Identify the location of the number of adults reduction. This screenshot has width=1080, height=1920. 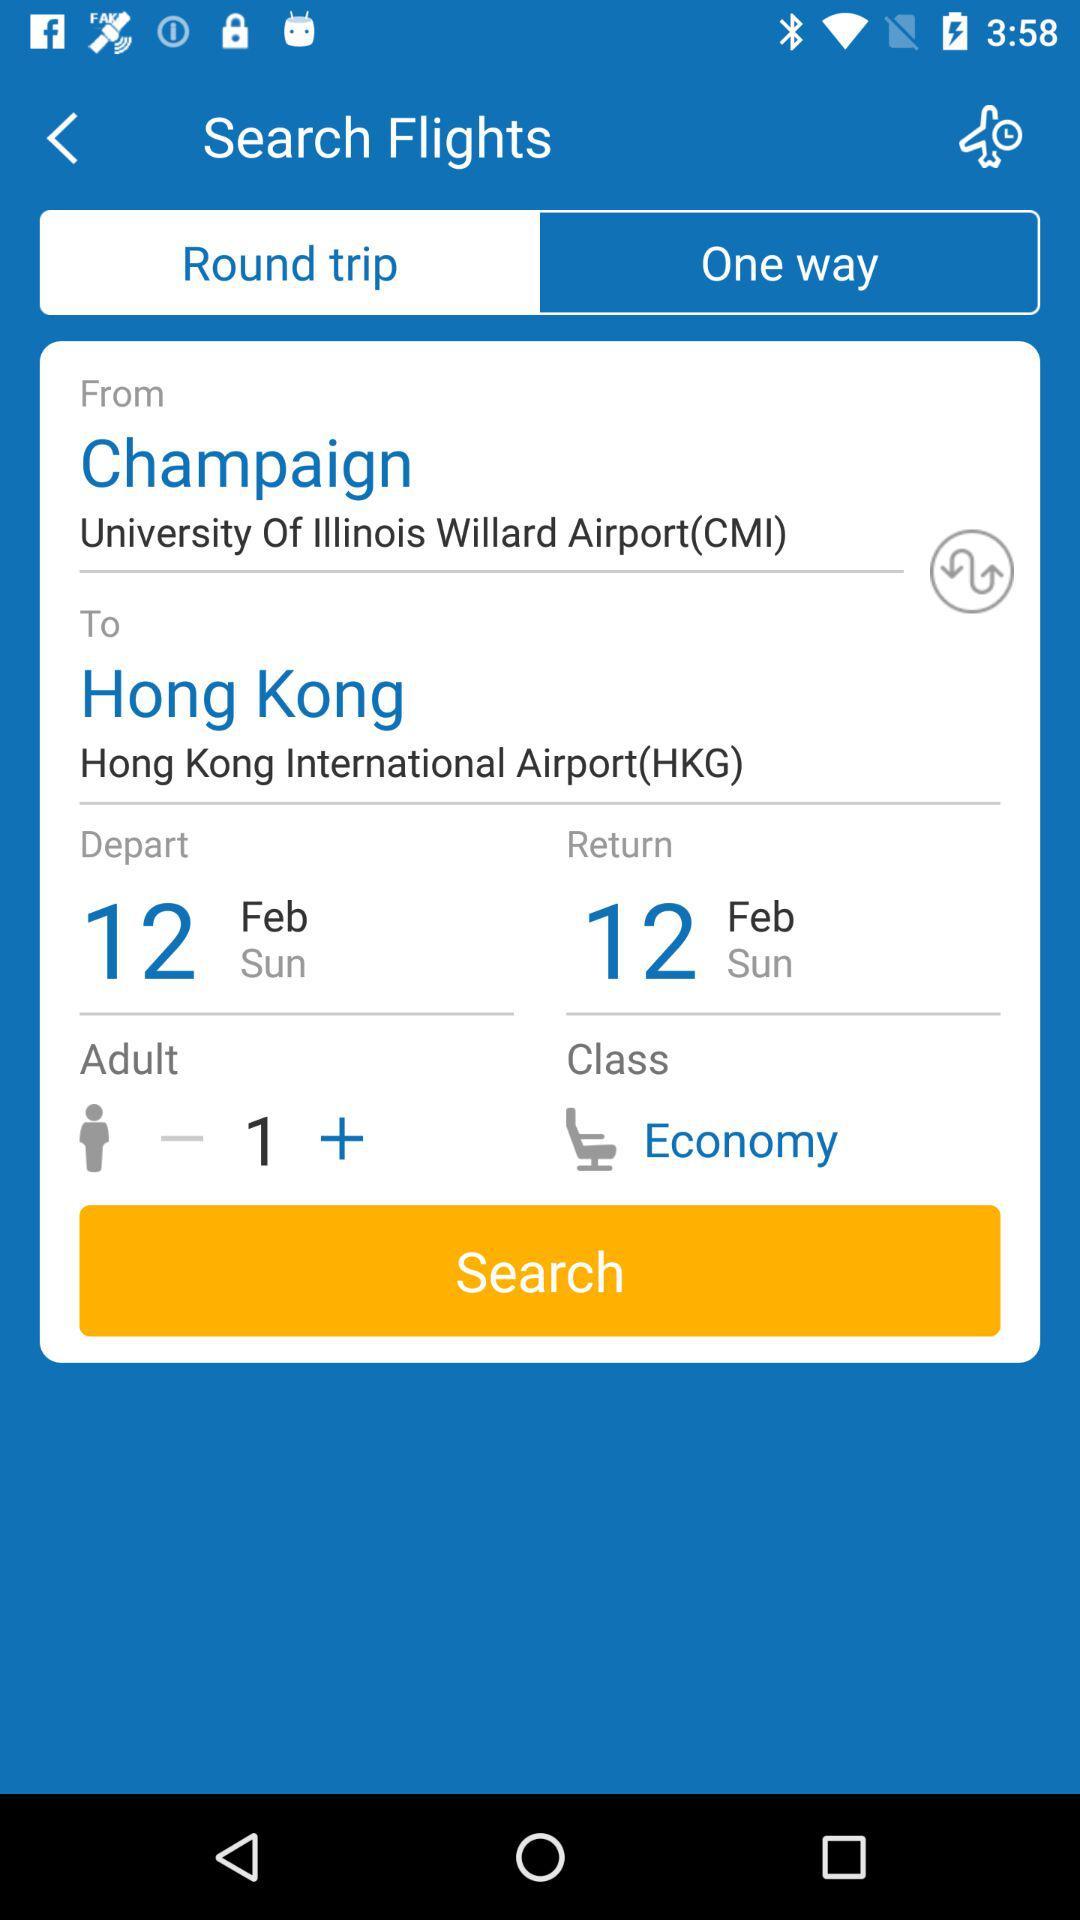
(189, 1138).